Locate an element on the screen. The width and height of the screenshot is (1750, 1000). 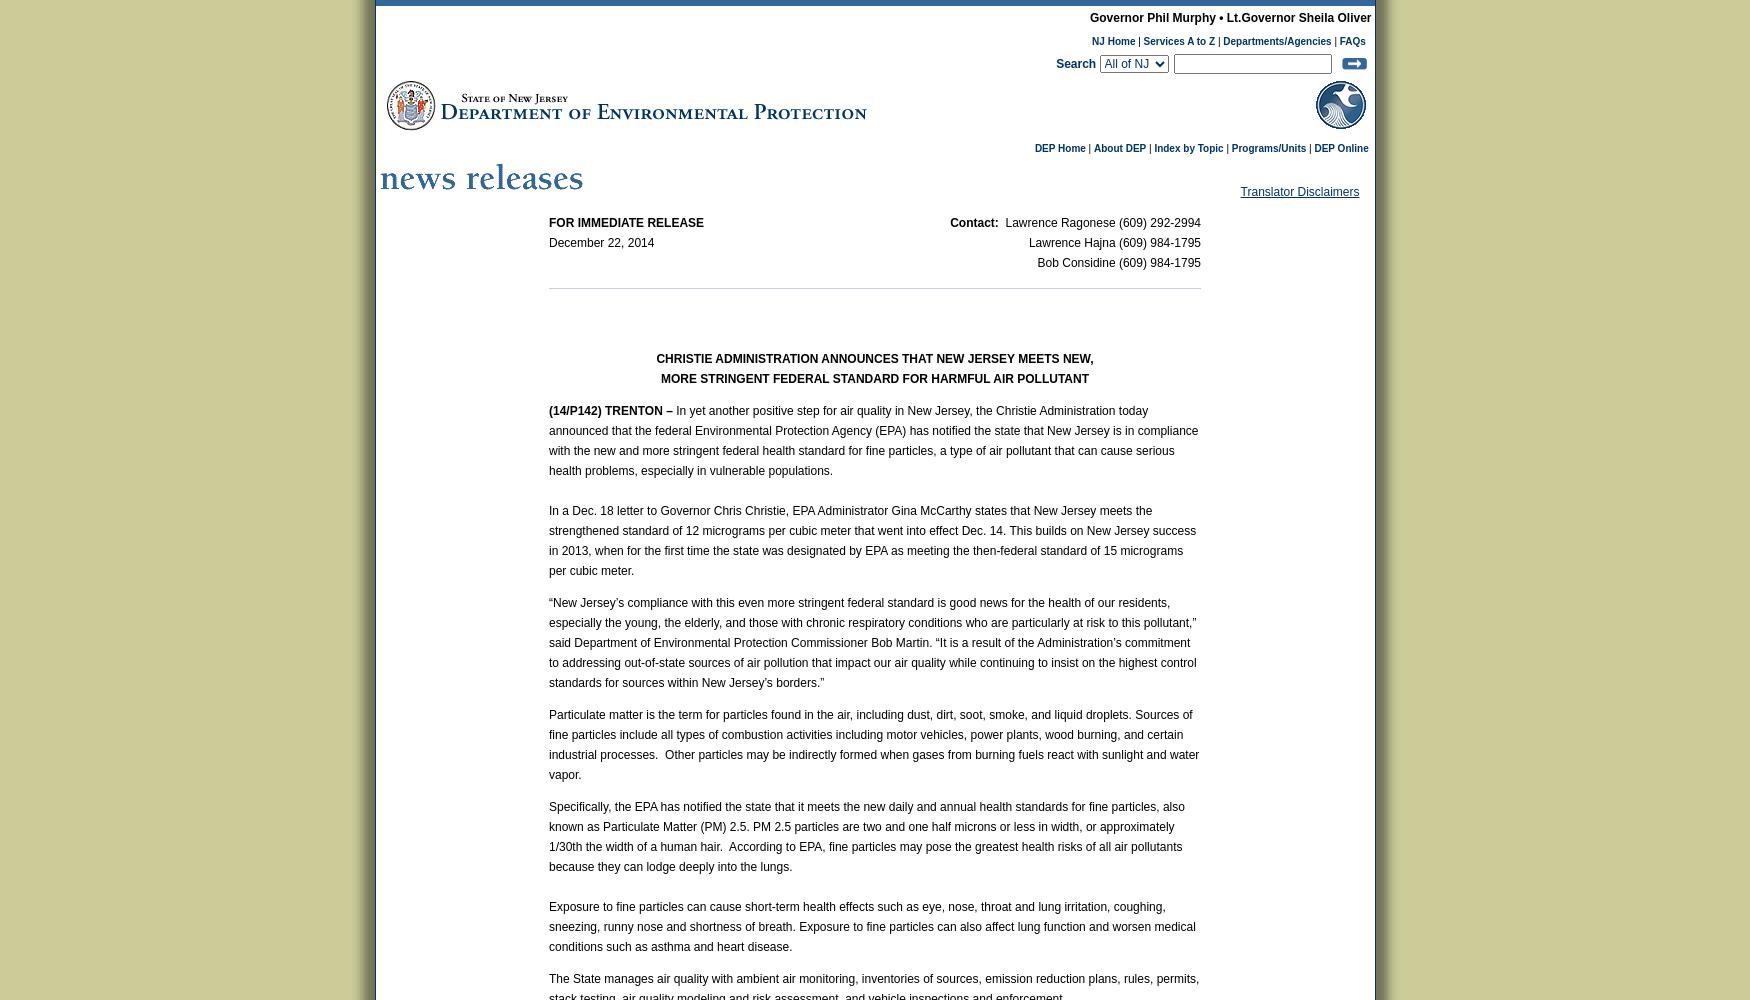
'In a Dec. 18 letter to Governor Chris Christie, EPA Administrator Gina McCarthy  states that New Jersey meets the strengthened standard of 12 micrograms per  cubic meter that went into effect Dec. 14. This builds on New Jersey success in  2013, when for the first time the state was designated by EPA as meeting the  then-federal standard of 15 micrograms per cubic meter.' is located at coordinates (547, 541).